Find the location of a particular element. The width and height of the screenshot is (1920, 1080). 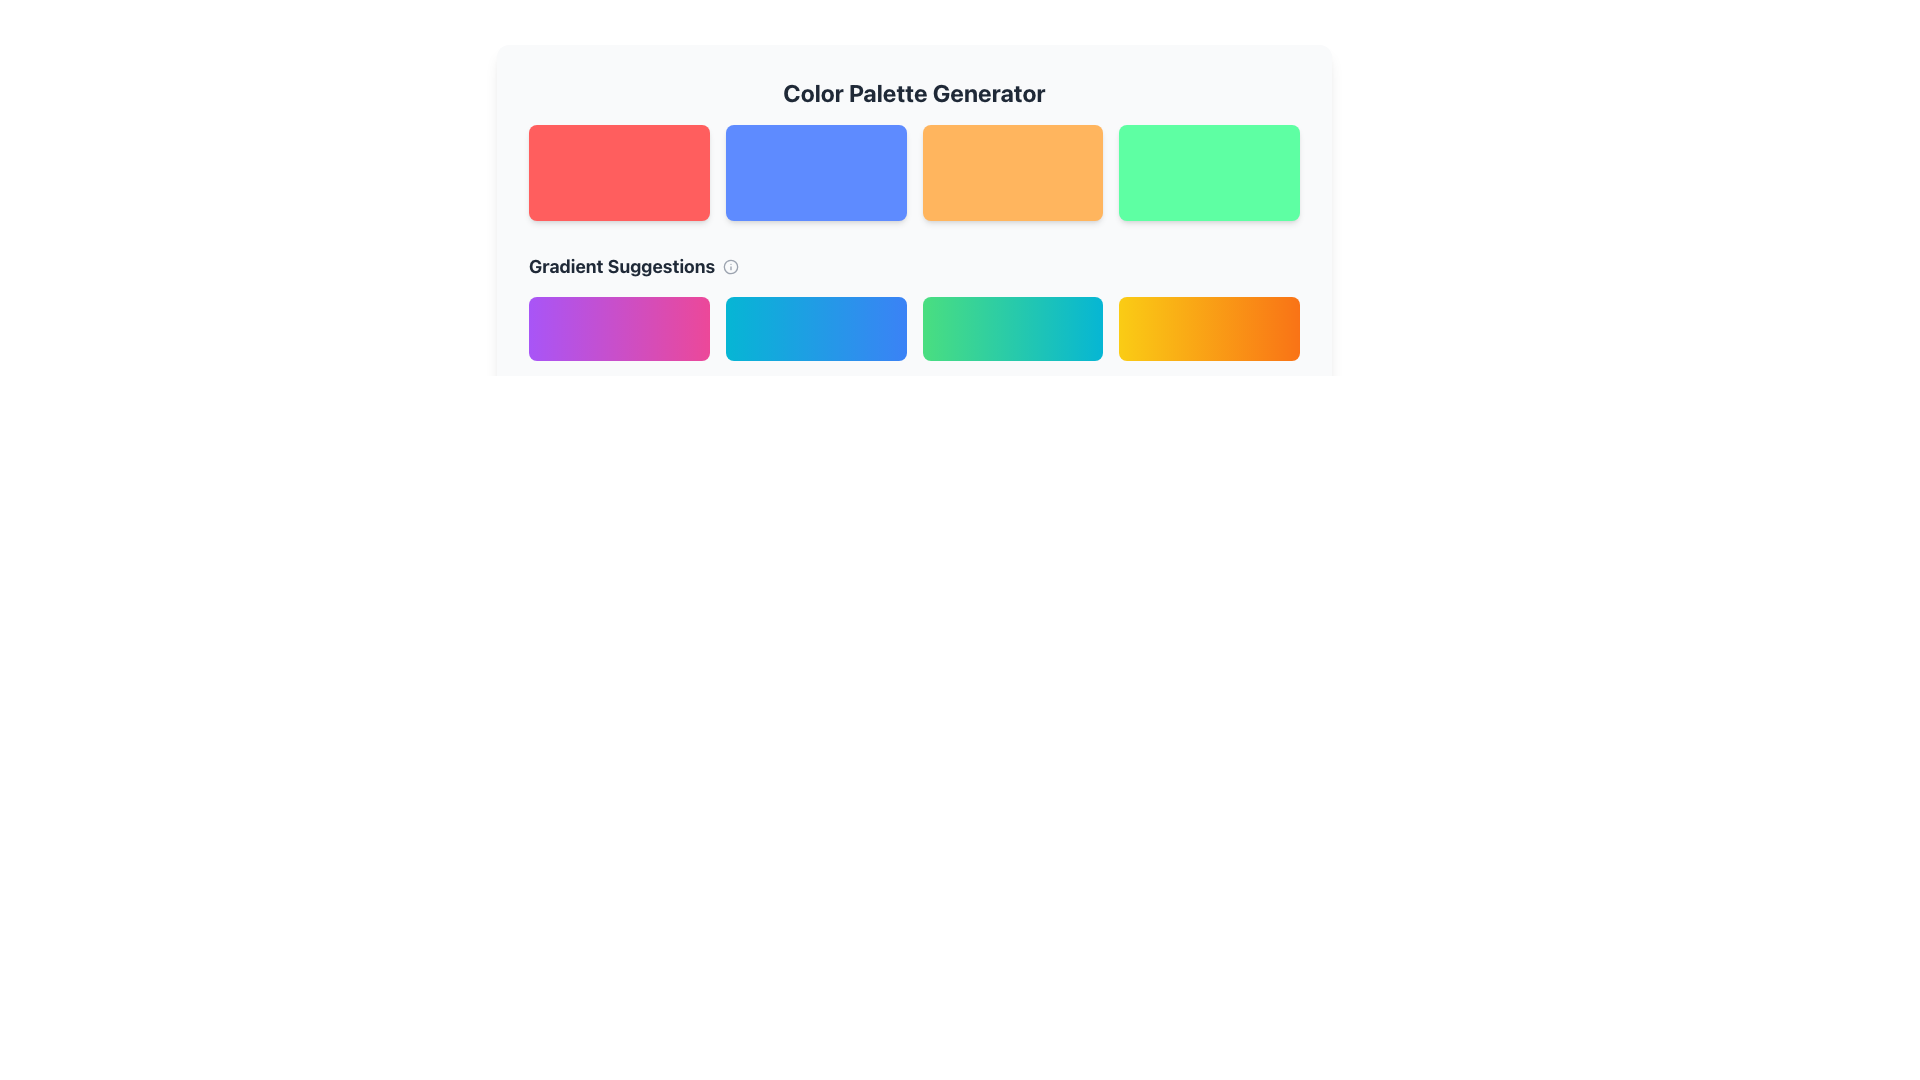

decorative circle element within the information icon next to 'Gradient Suggestions' using developer tools is located at coordinates (730, 265).